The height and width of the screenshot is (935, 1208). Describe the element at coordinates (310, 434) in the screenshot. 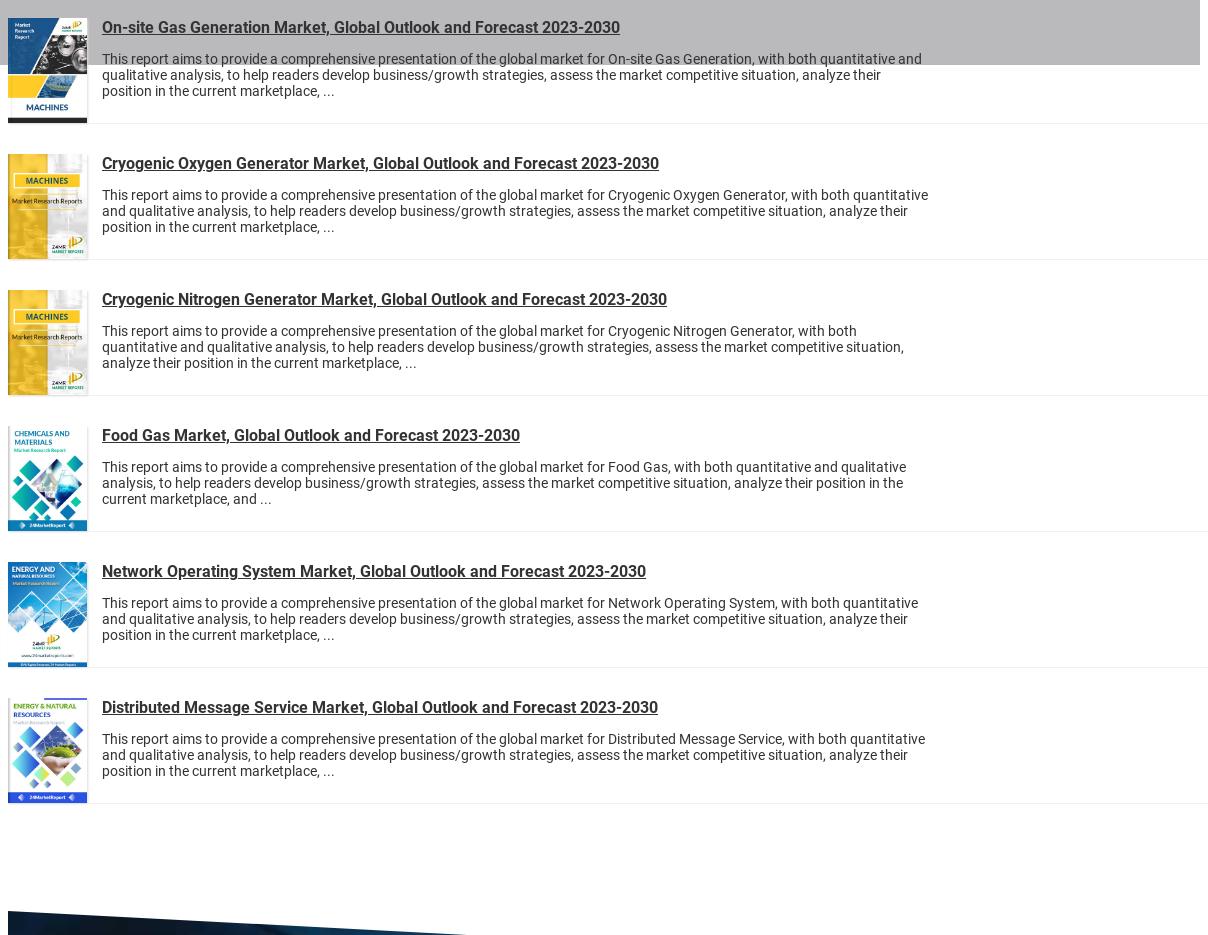

I see `'Food Gas Market, Global Outlook and Forecast 2023-2030'` at that location.